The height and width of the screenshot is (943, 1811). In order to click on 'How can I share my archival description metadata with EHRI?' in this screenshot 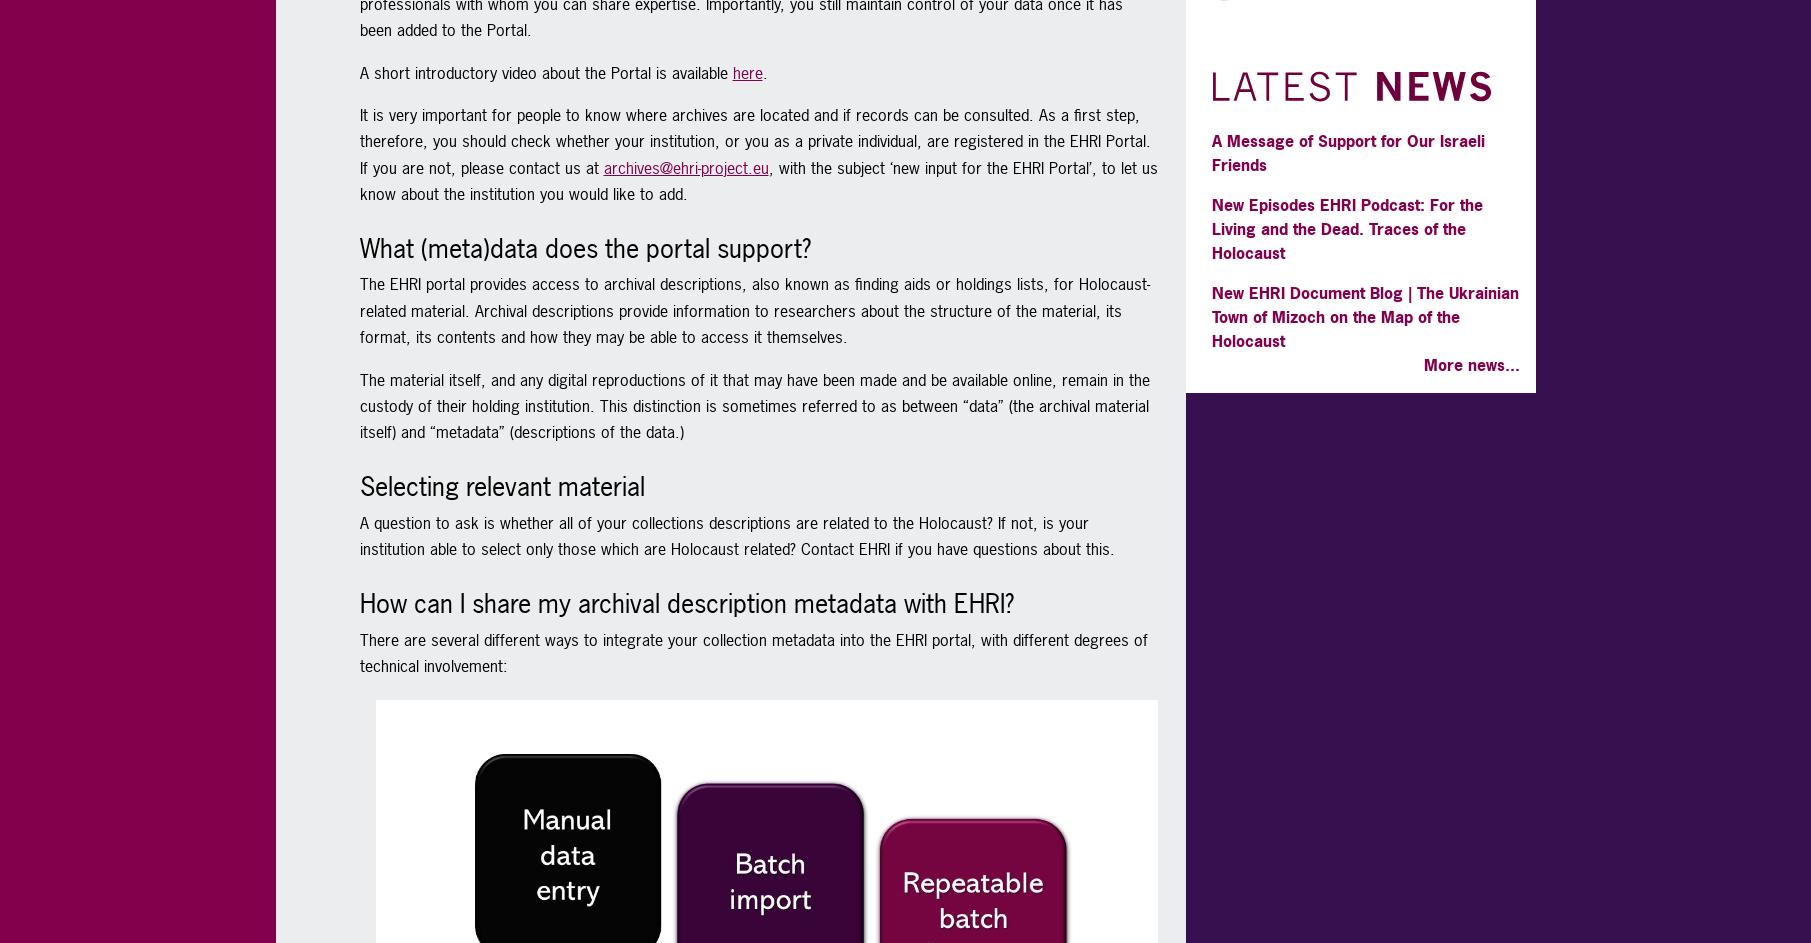, I will do `click(686, 602)`.